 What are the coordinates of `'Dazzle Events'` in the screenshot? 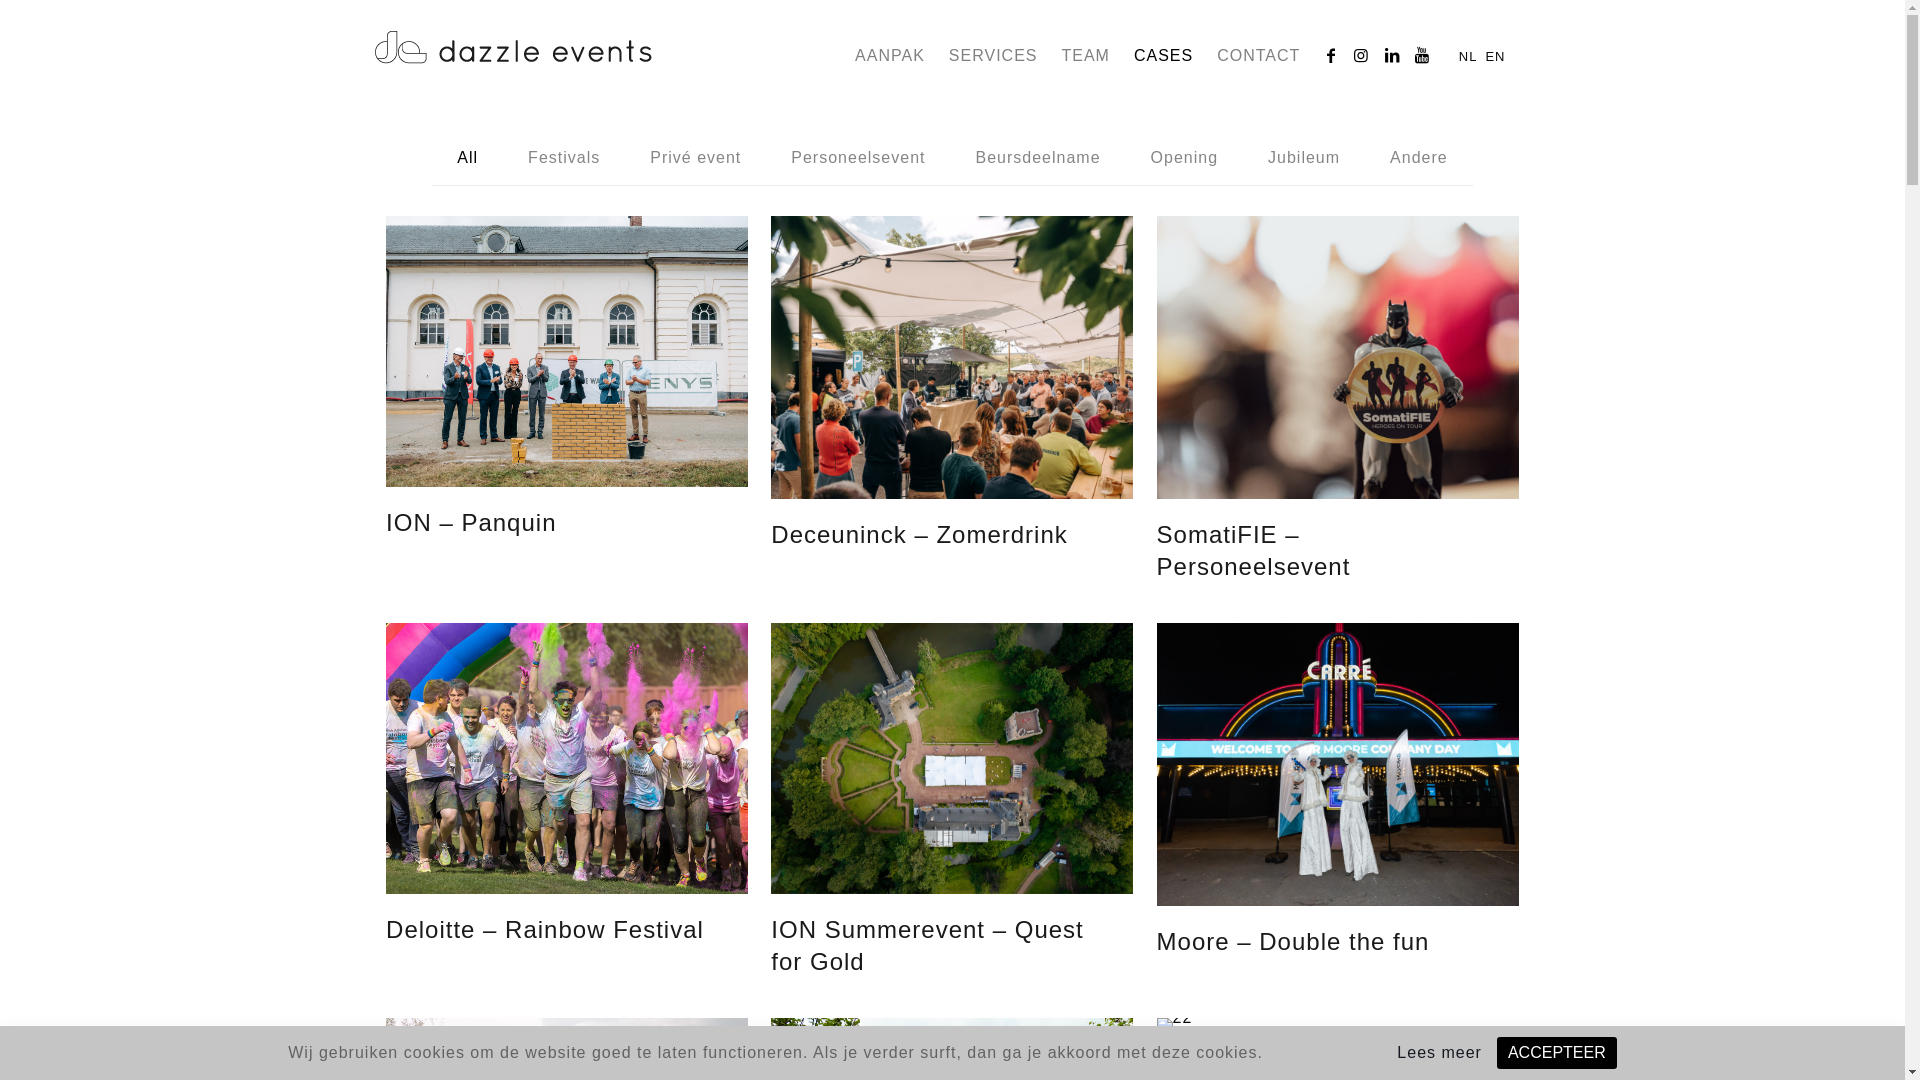 It's located at (512, 43).